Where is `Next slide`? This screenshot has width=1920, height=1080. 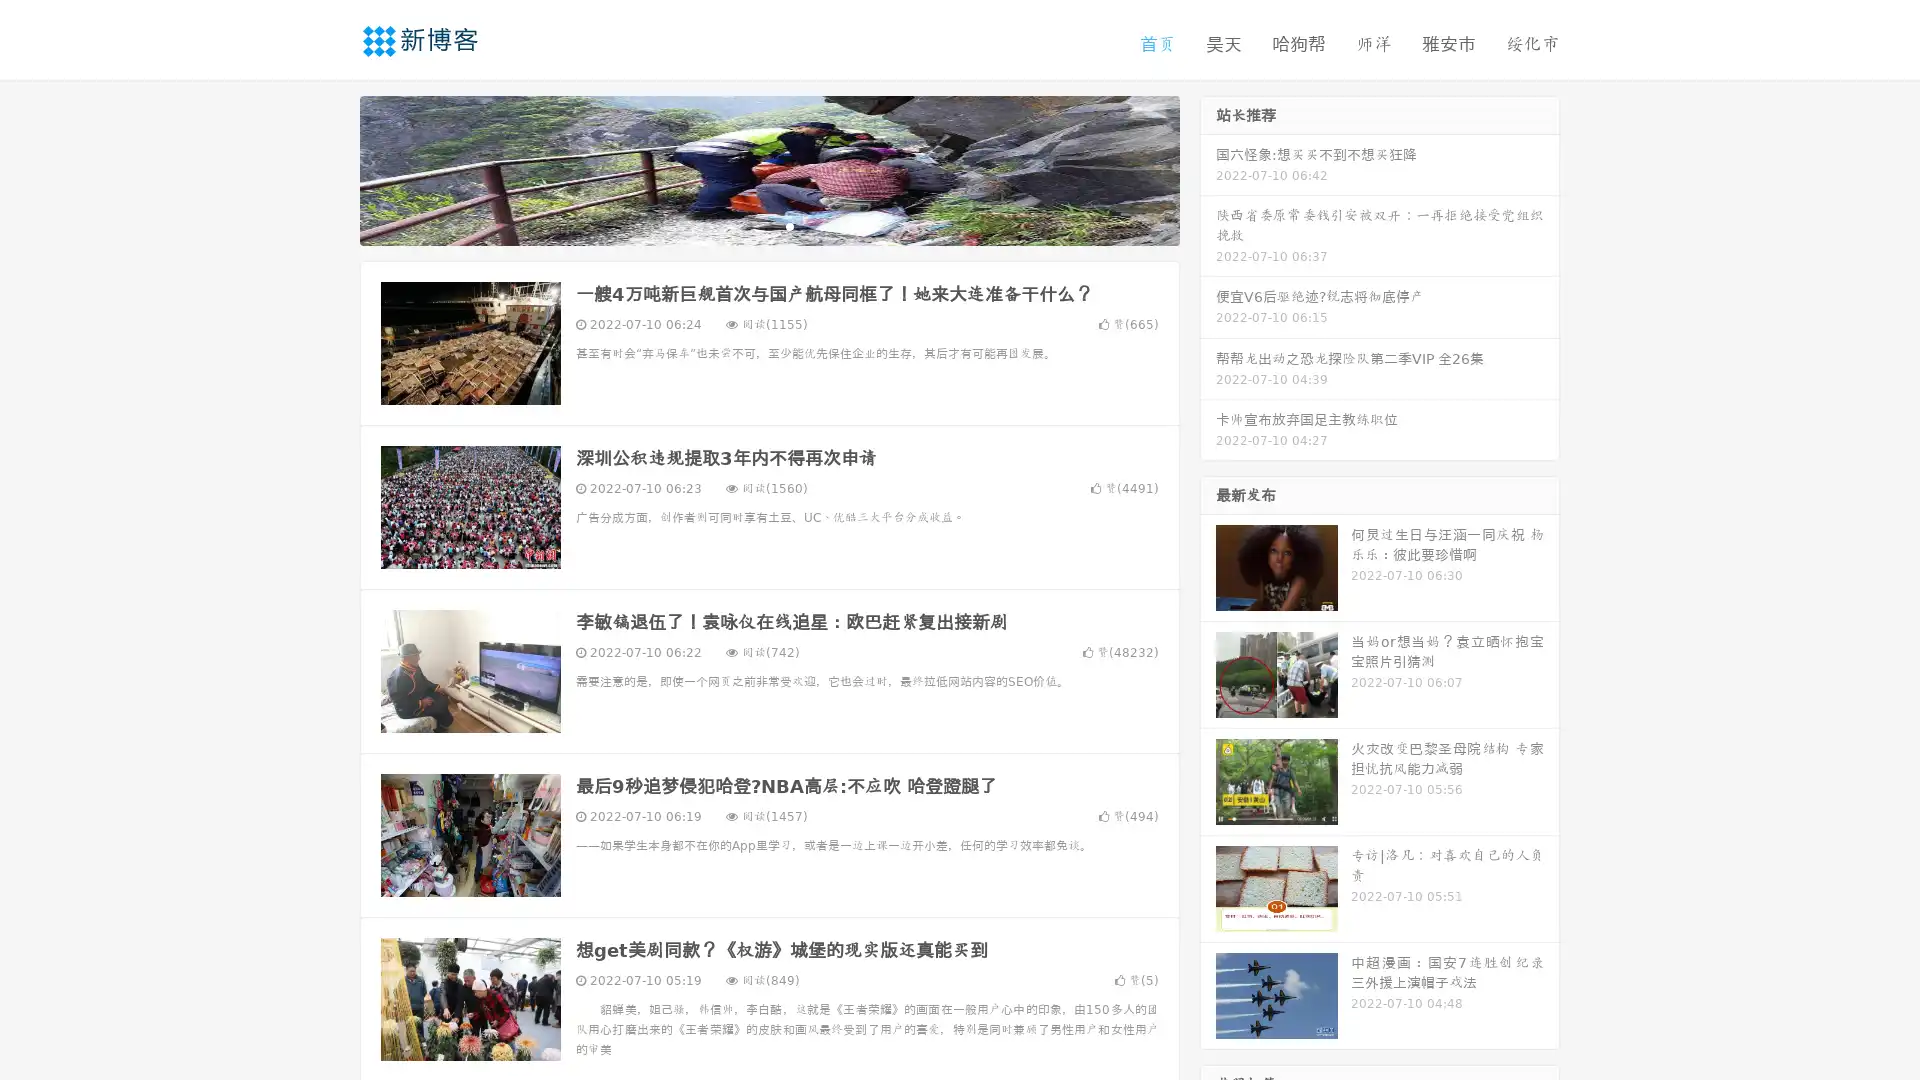
Next slide is located at coordinates (1208, 168).